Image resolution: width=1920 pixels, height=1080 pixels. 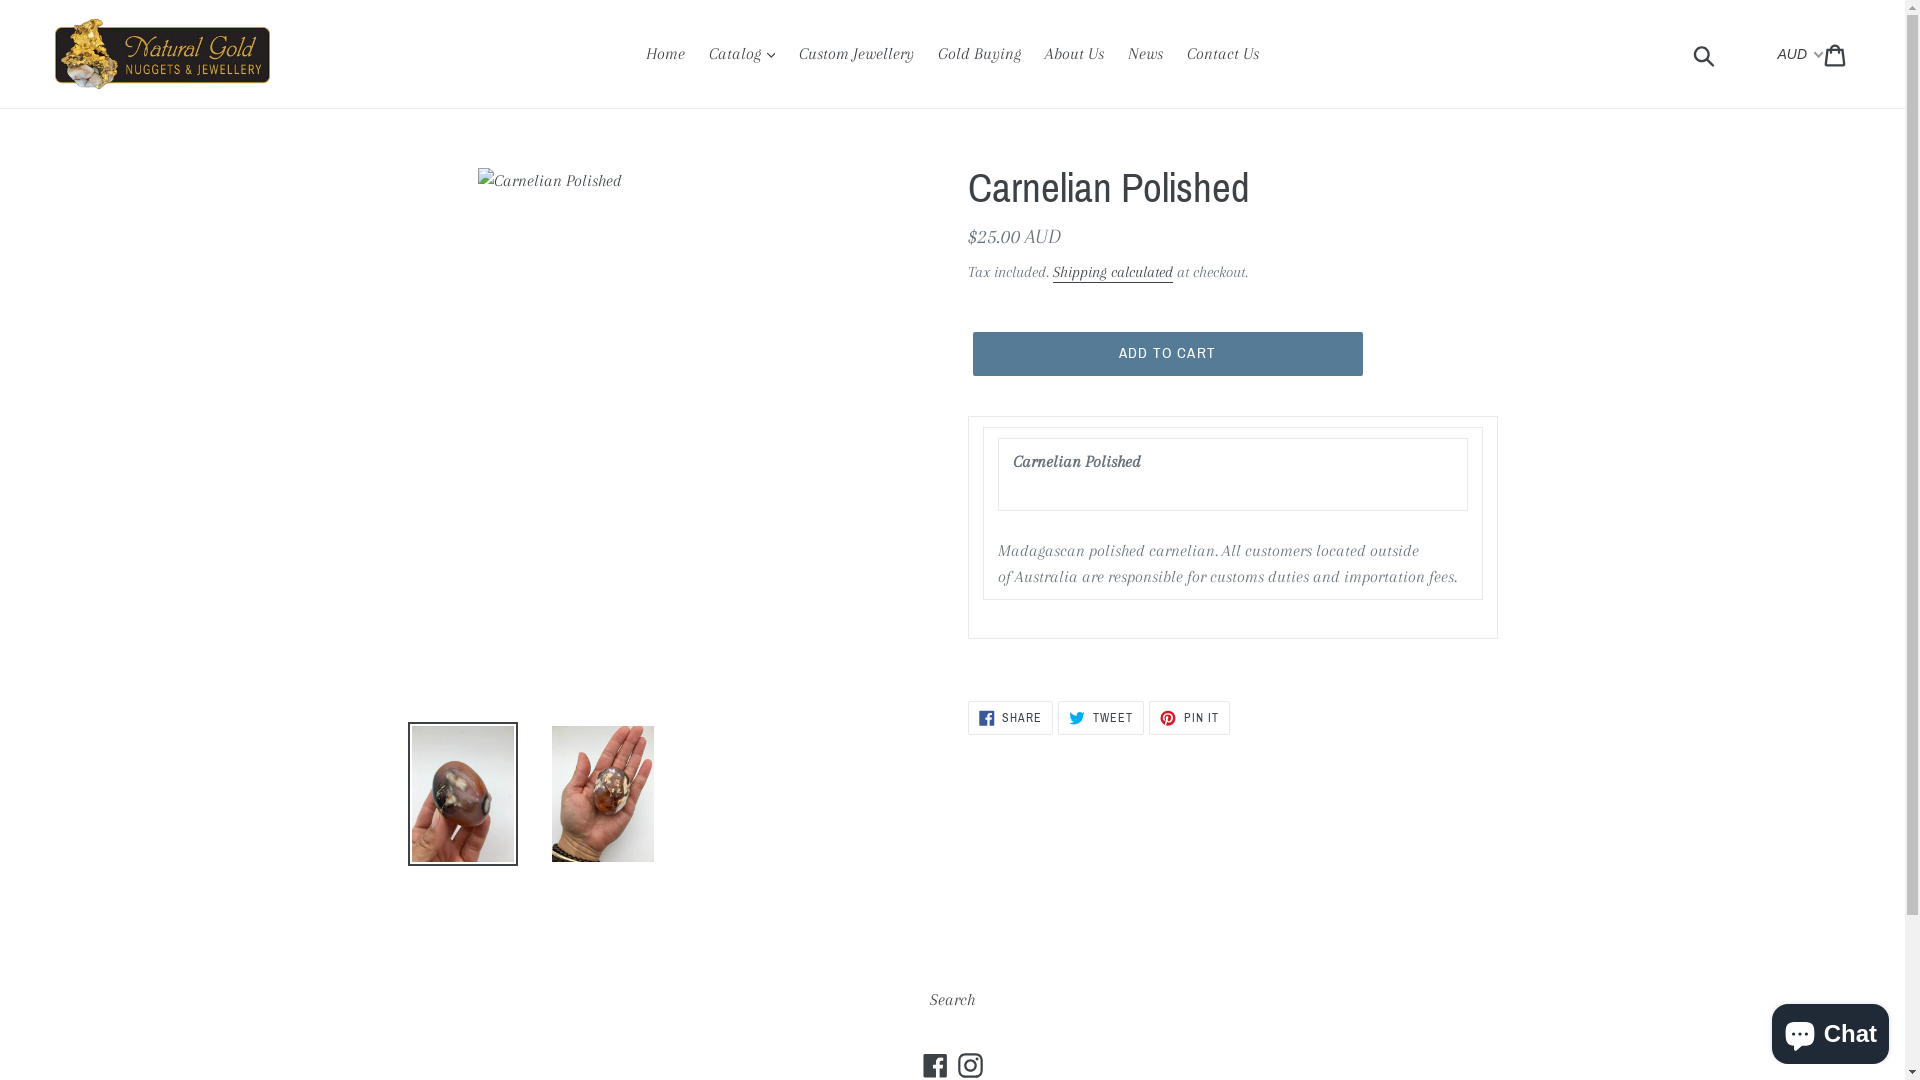 I want to click on 'Submit', so click(x=1704, y=53).